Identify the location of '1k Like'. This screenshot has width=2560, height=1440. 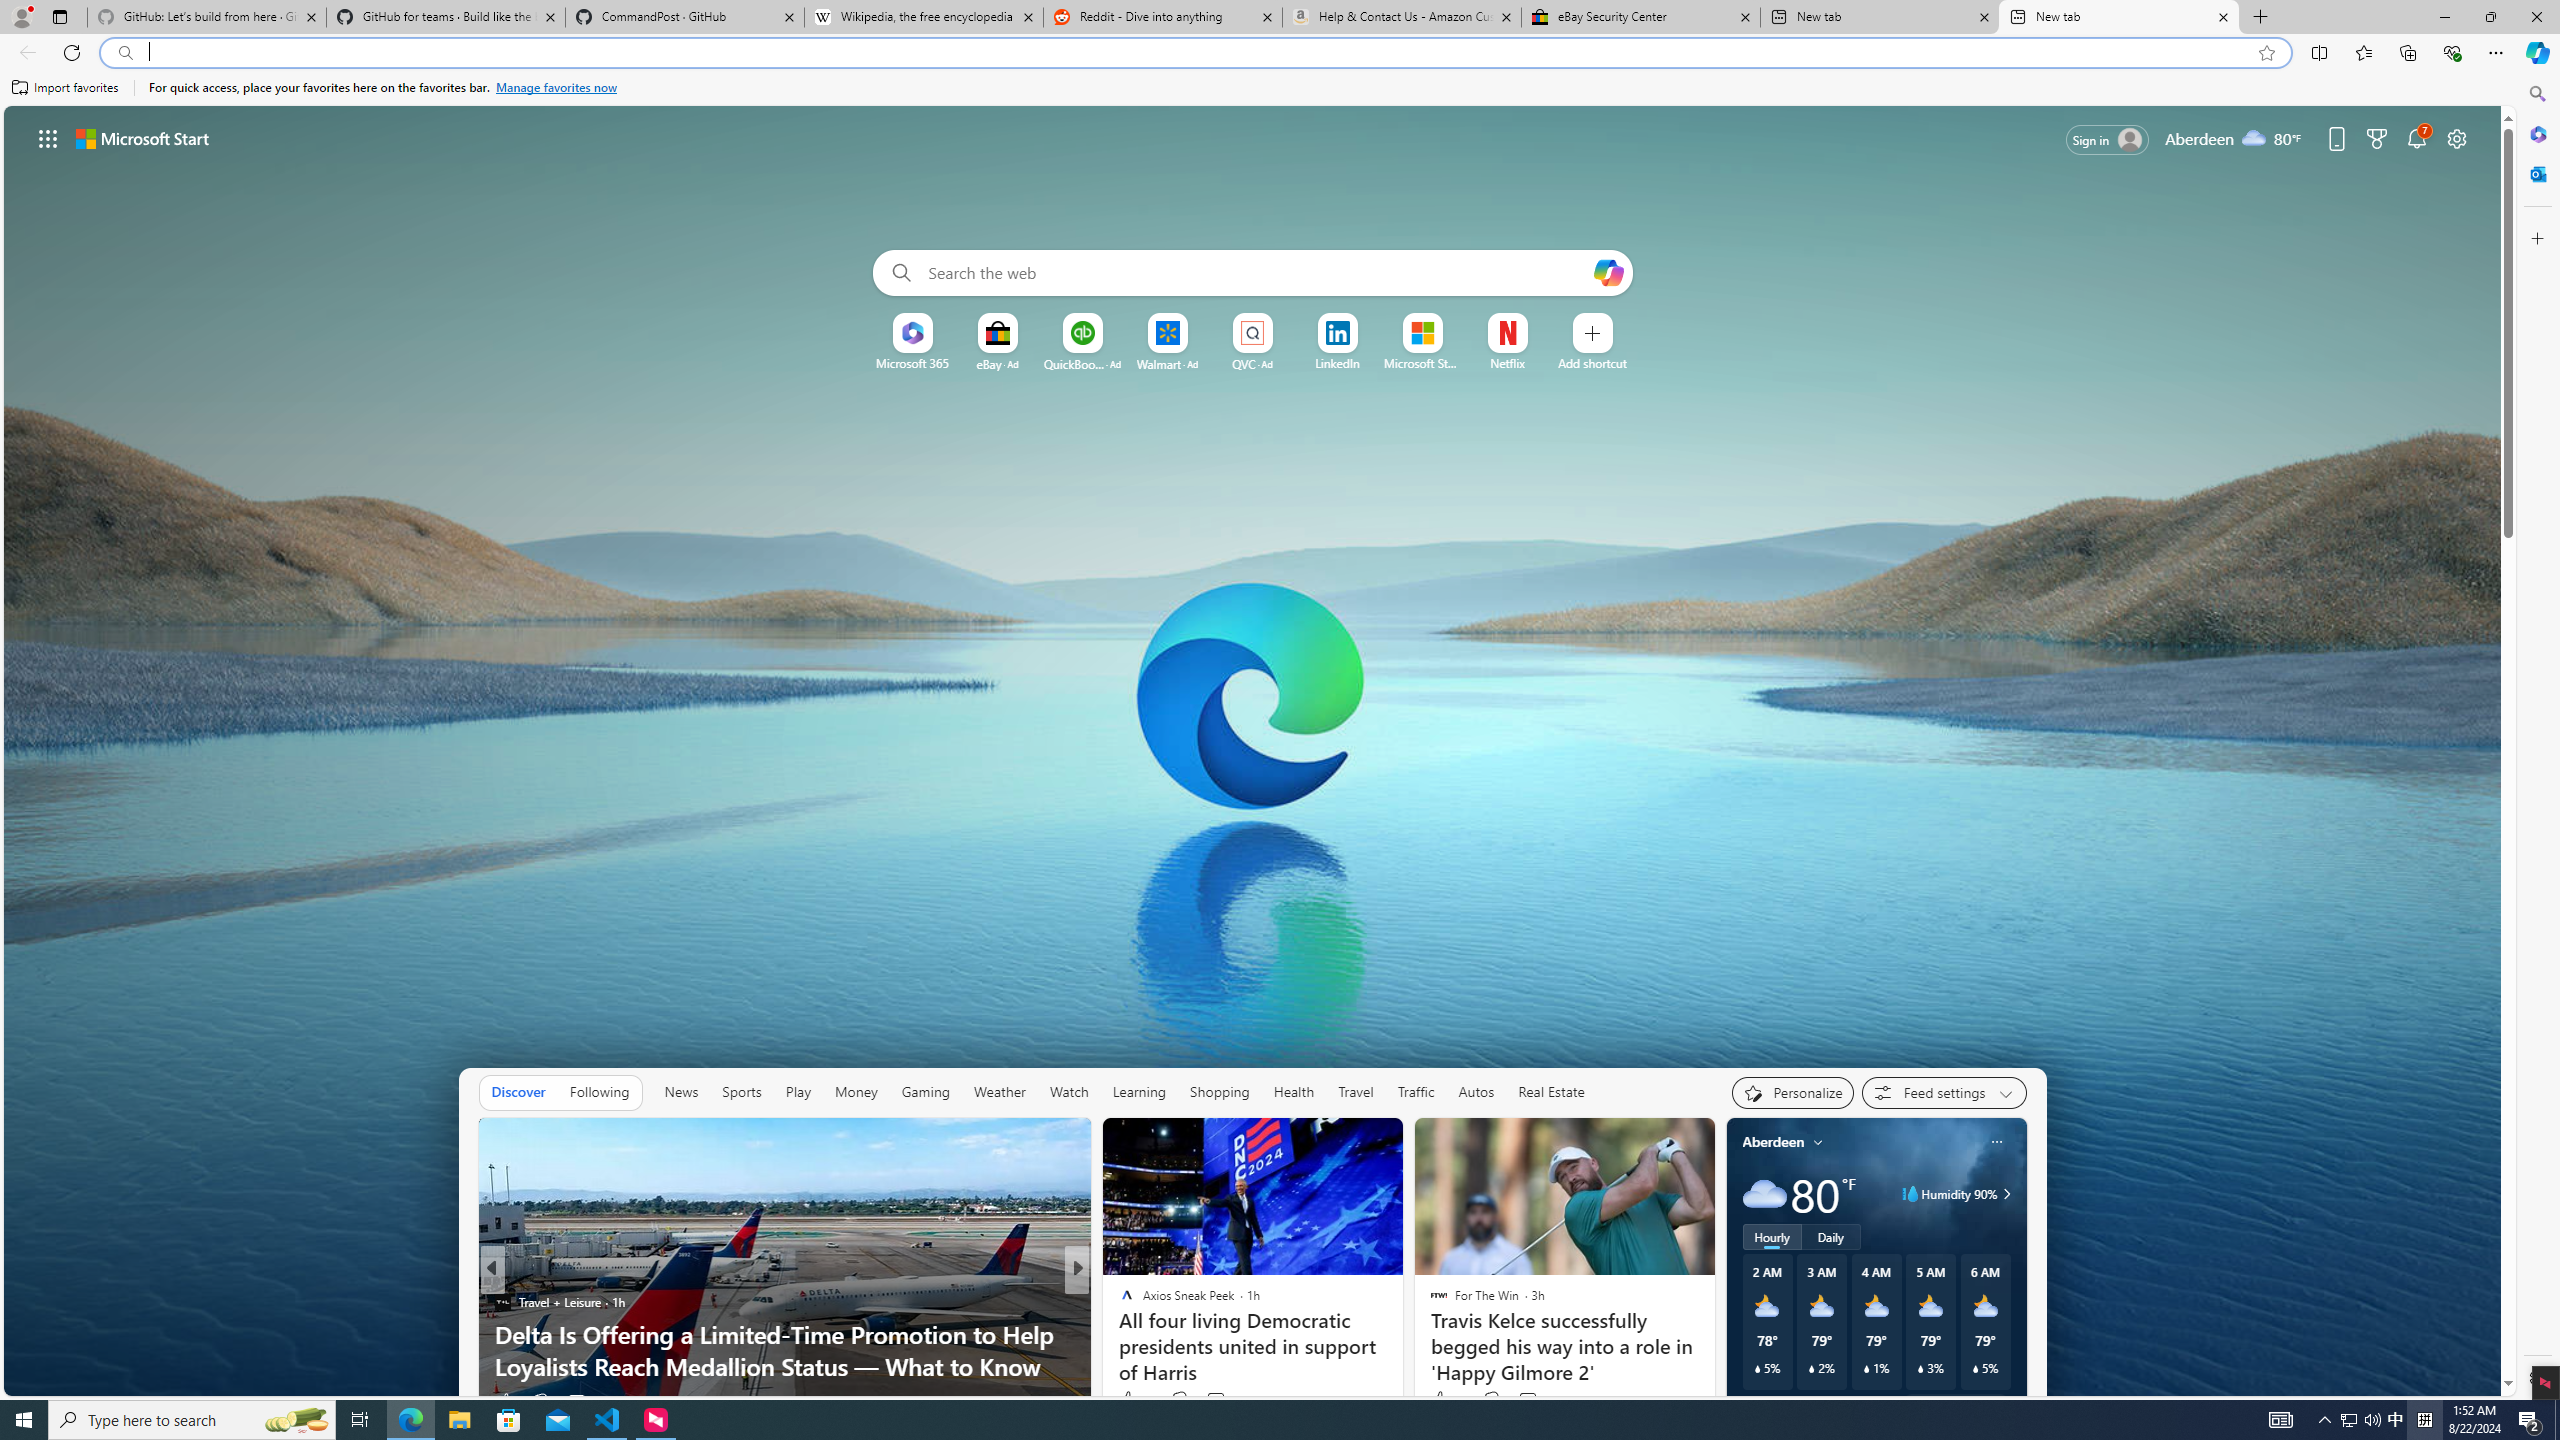
(1126, 1401).